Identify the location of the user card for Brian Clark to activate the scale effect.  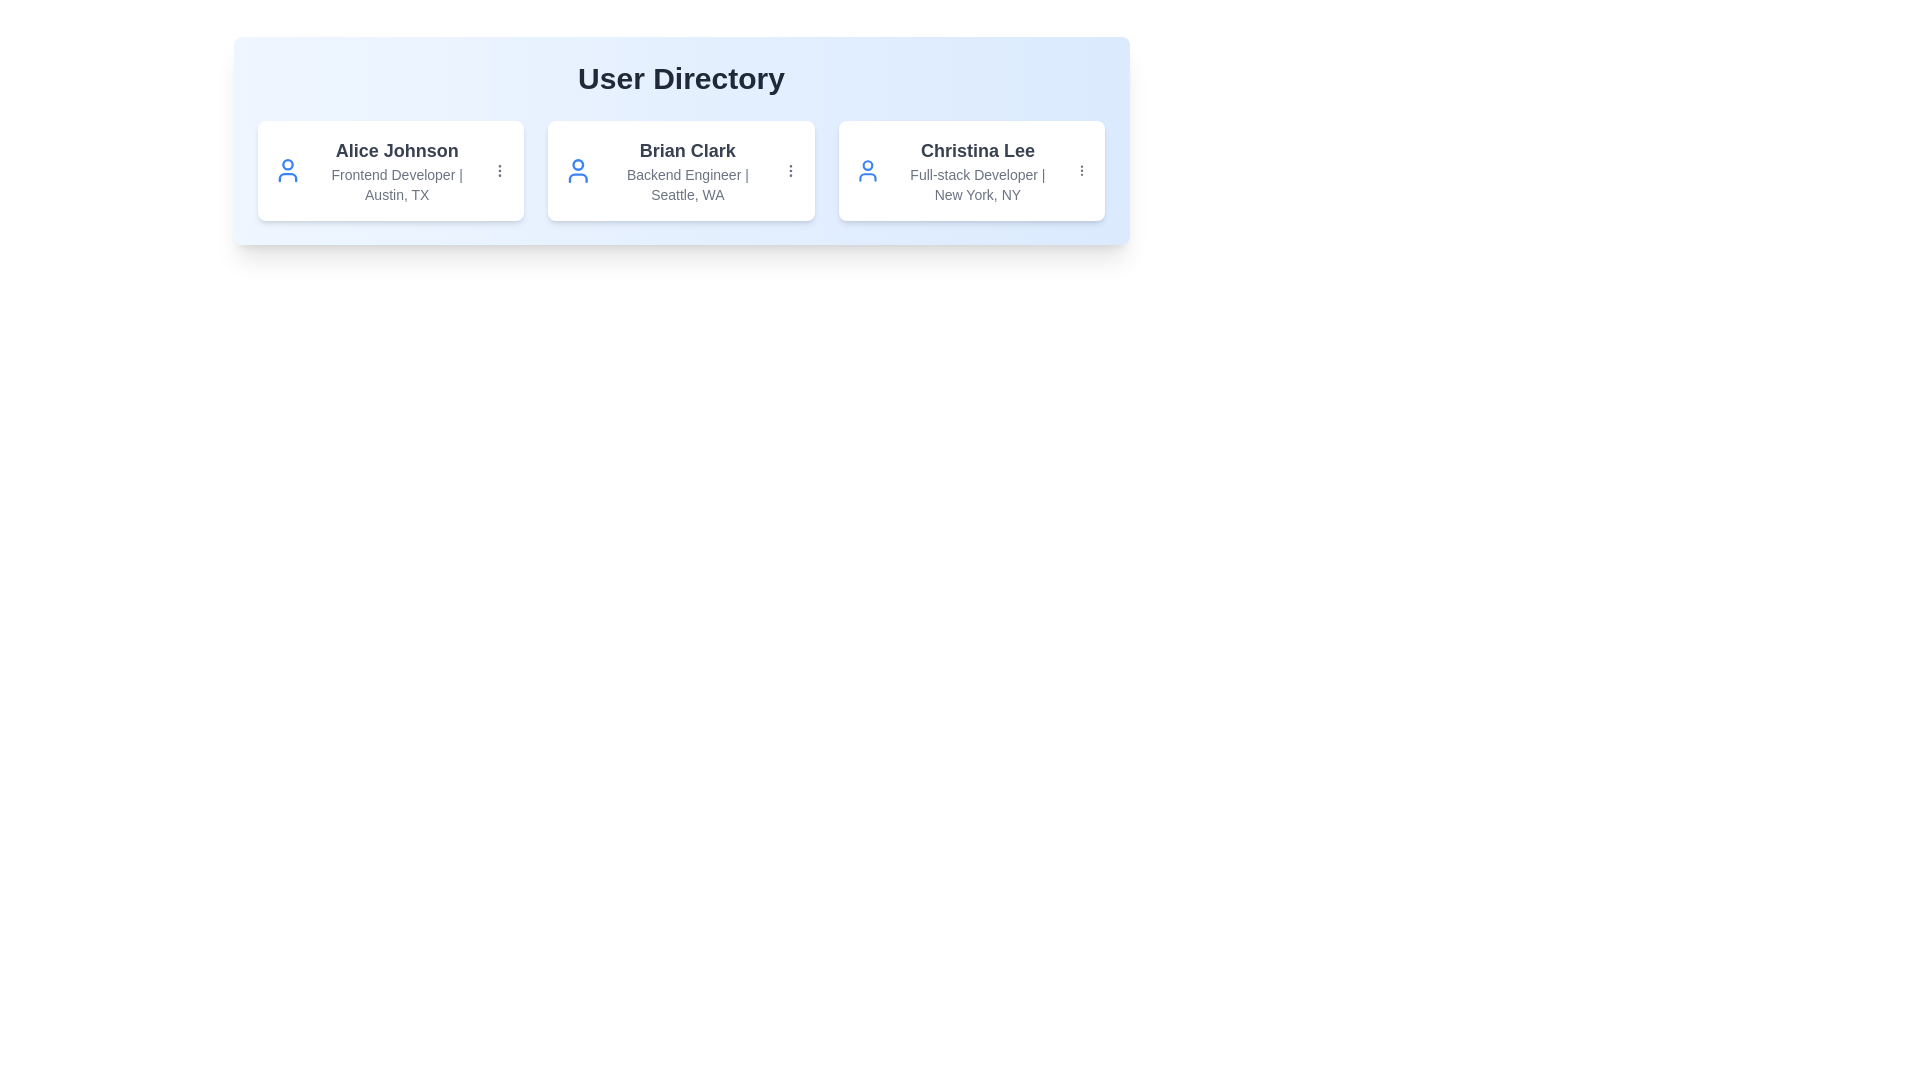
(681, 169).